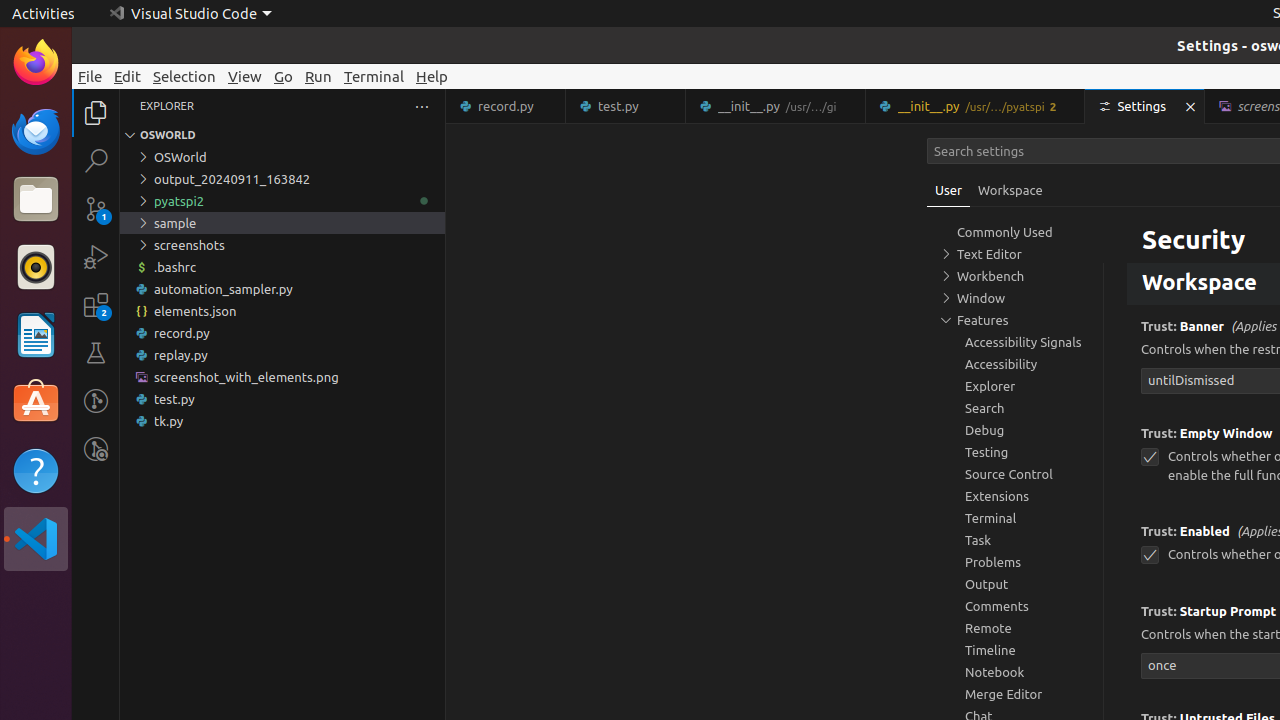  I want to click on 'security.workspace.trust.emptyWindow', so click(1149, 457).